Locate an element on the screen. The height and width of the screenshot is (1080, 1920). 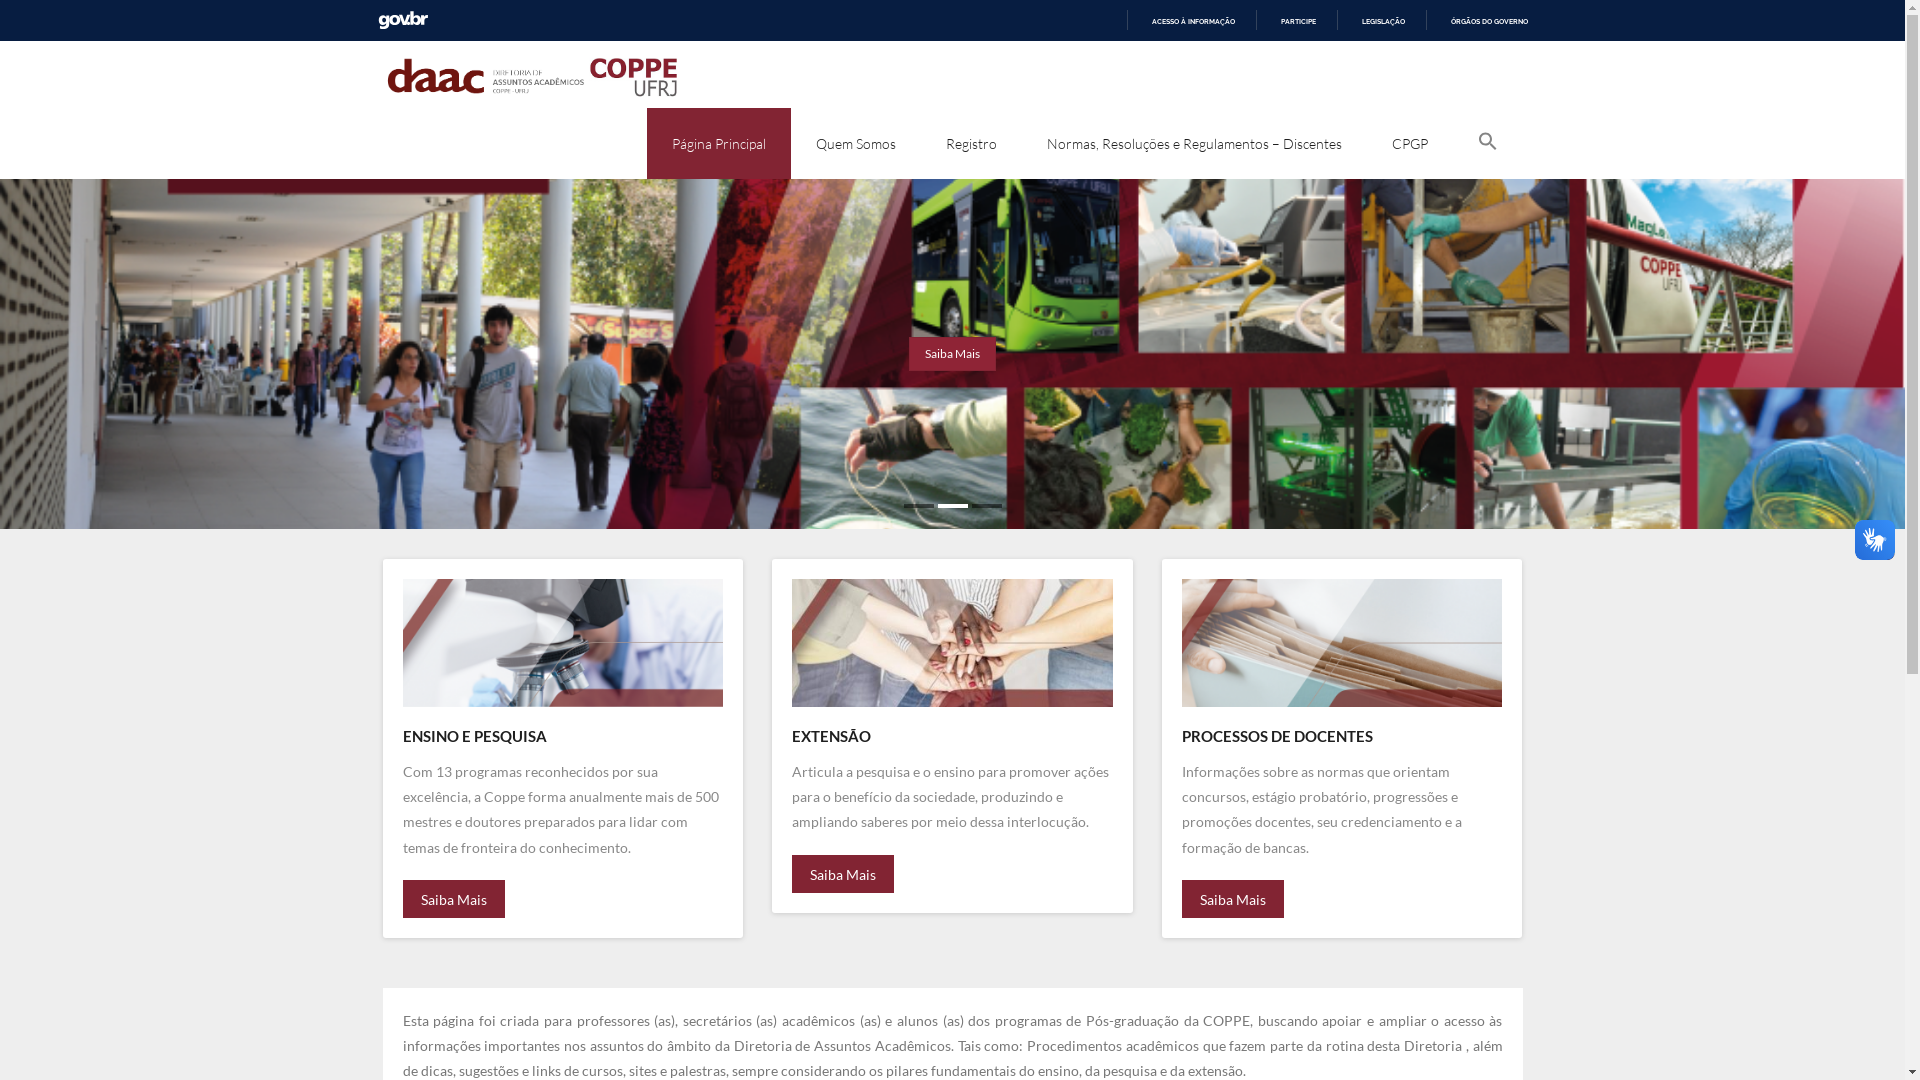
'1' is located at coordinates (917, 504).